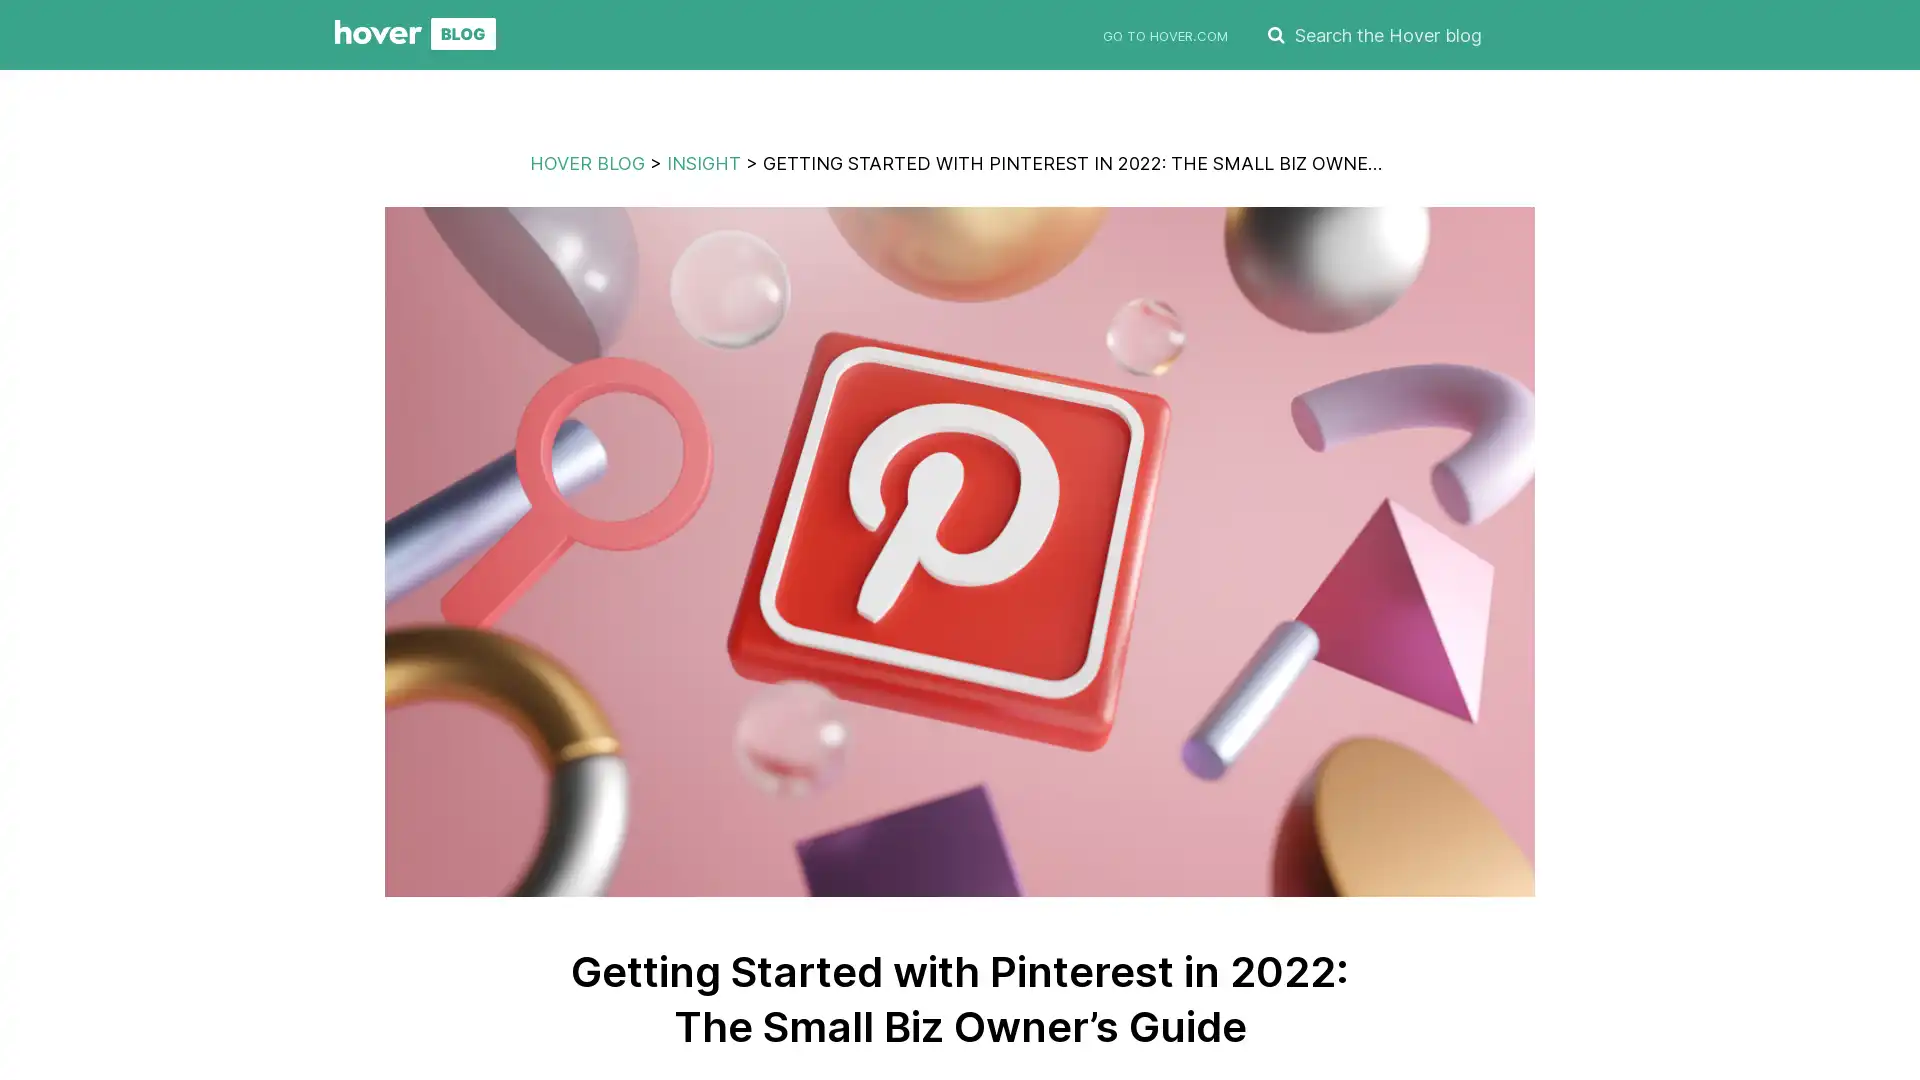  What do you see at coordinates (1275, 34) in the screenshot?
I see `SEARCH` at bounding box center [1275, 34].